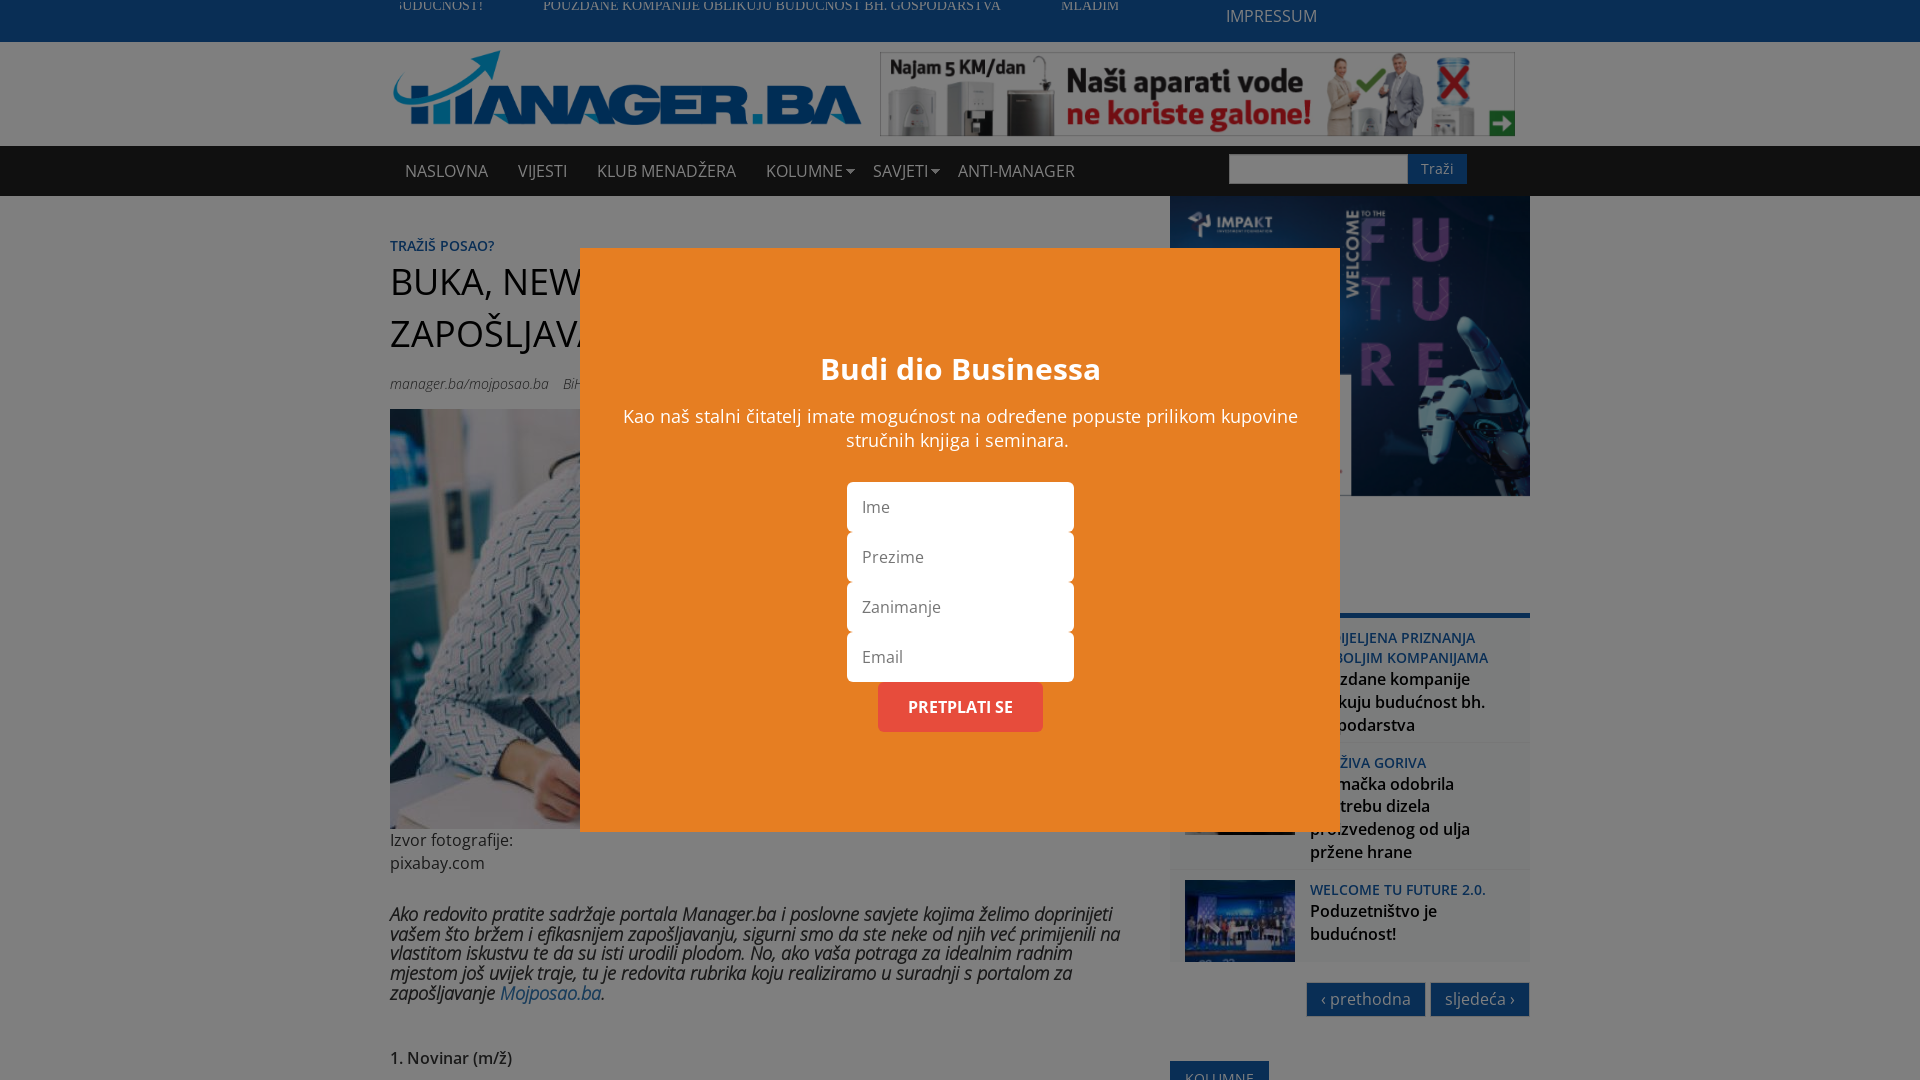  Describe the element at coordinates (550, 992) in the screenshot. I see `'Mojposao.ba'` at that location.